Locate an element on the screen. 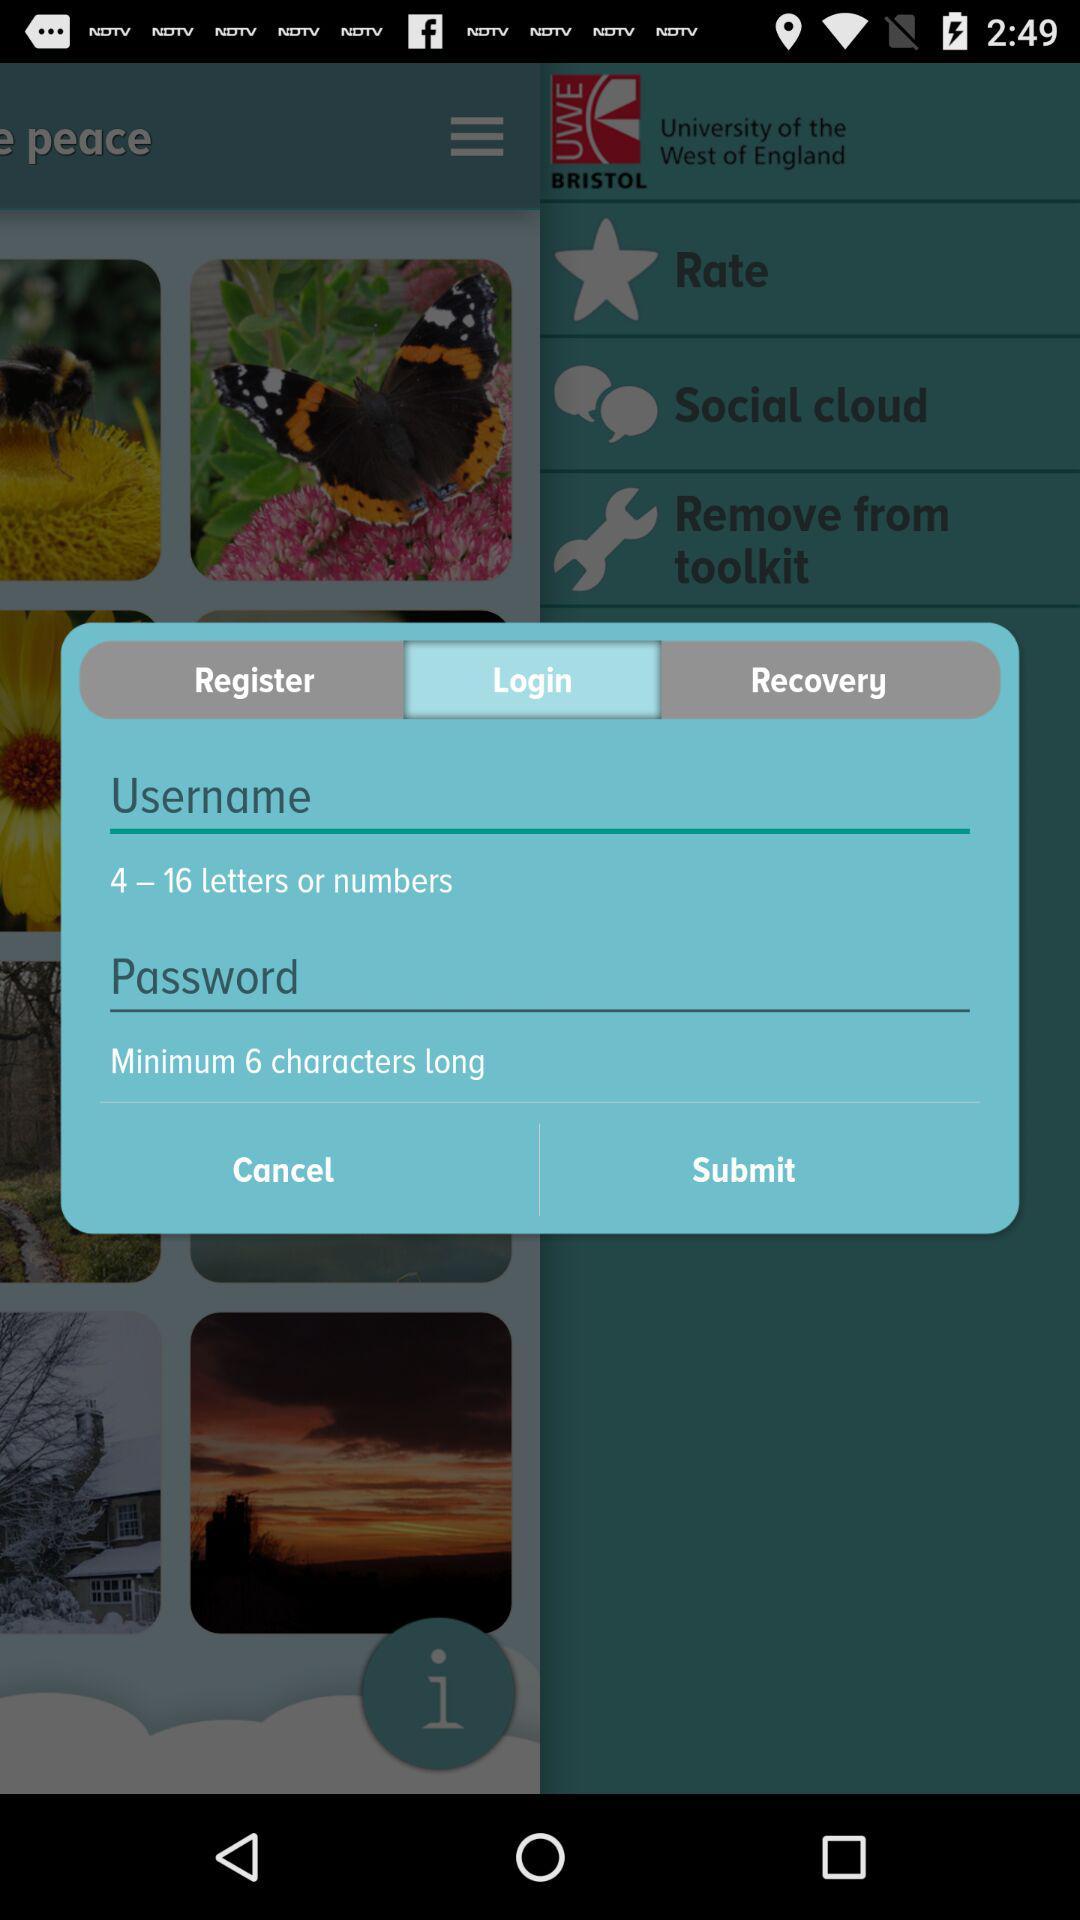 The height and width of the screenshot is (1920, 1080). icon to the right of the register is located at coordinates (531, 679).